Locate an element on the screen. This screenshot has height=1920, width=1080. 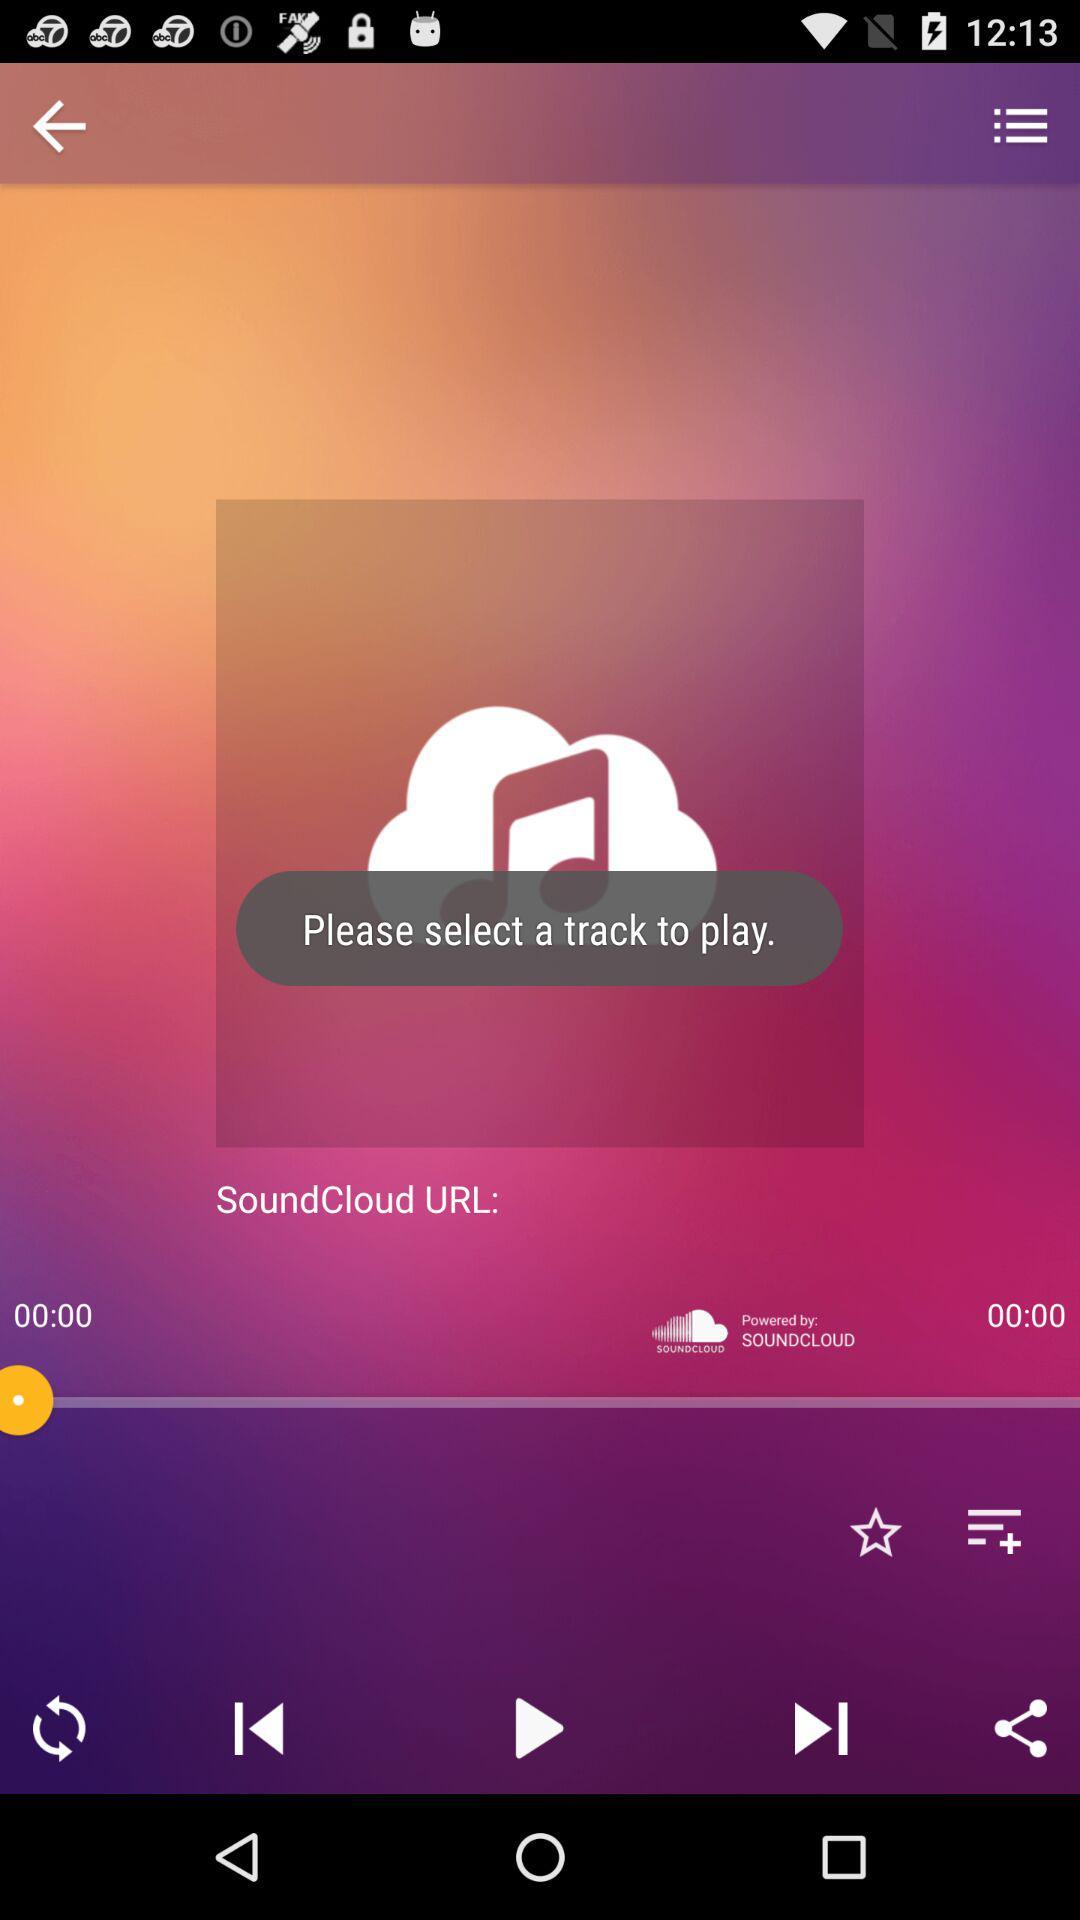
the icon above 00:00 icon is located at coordinates (58, 127).